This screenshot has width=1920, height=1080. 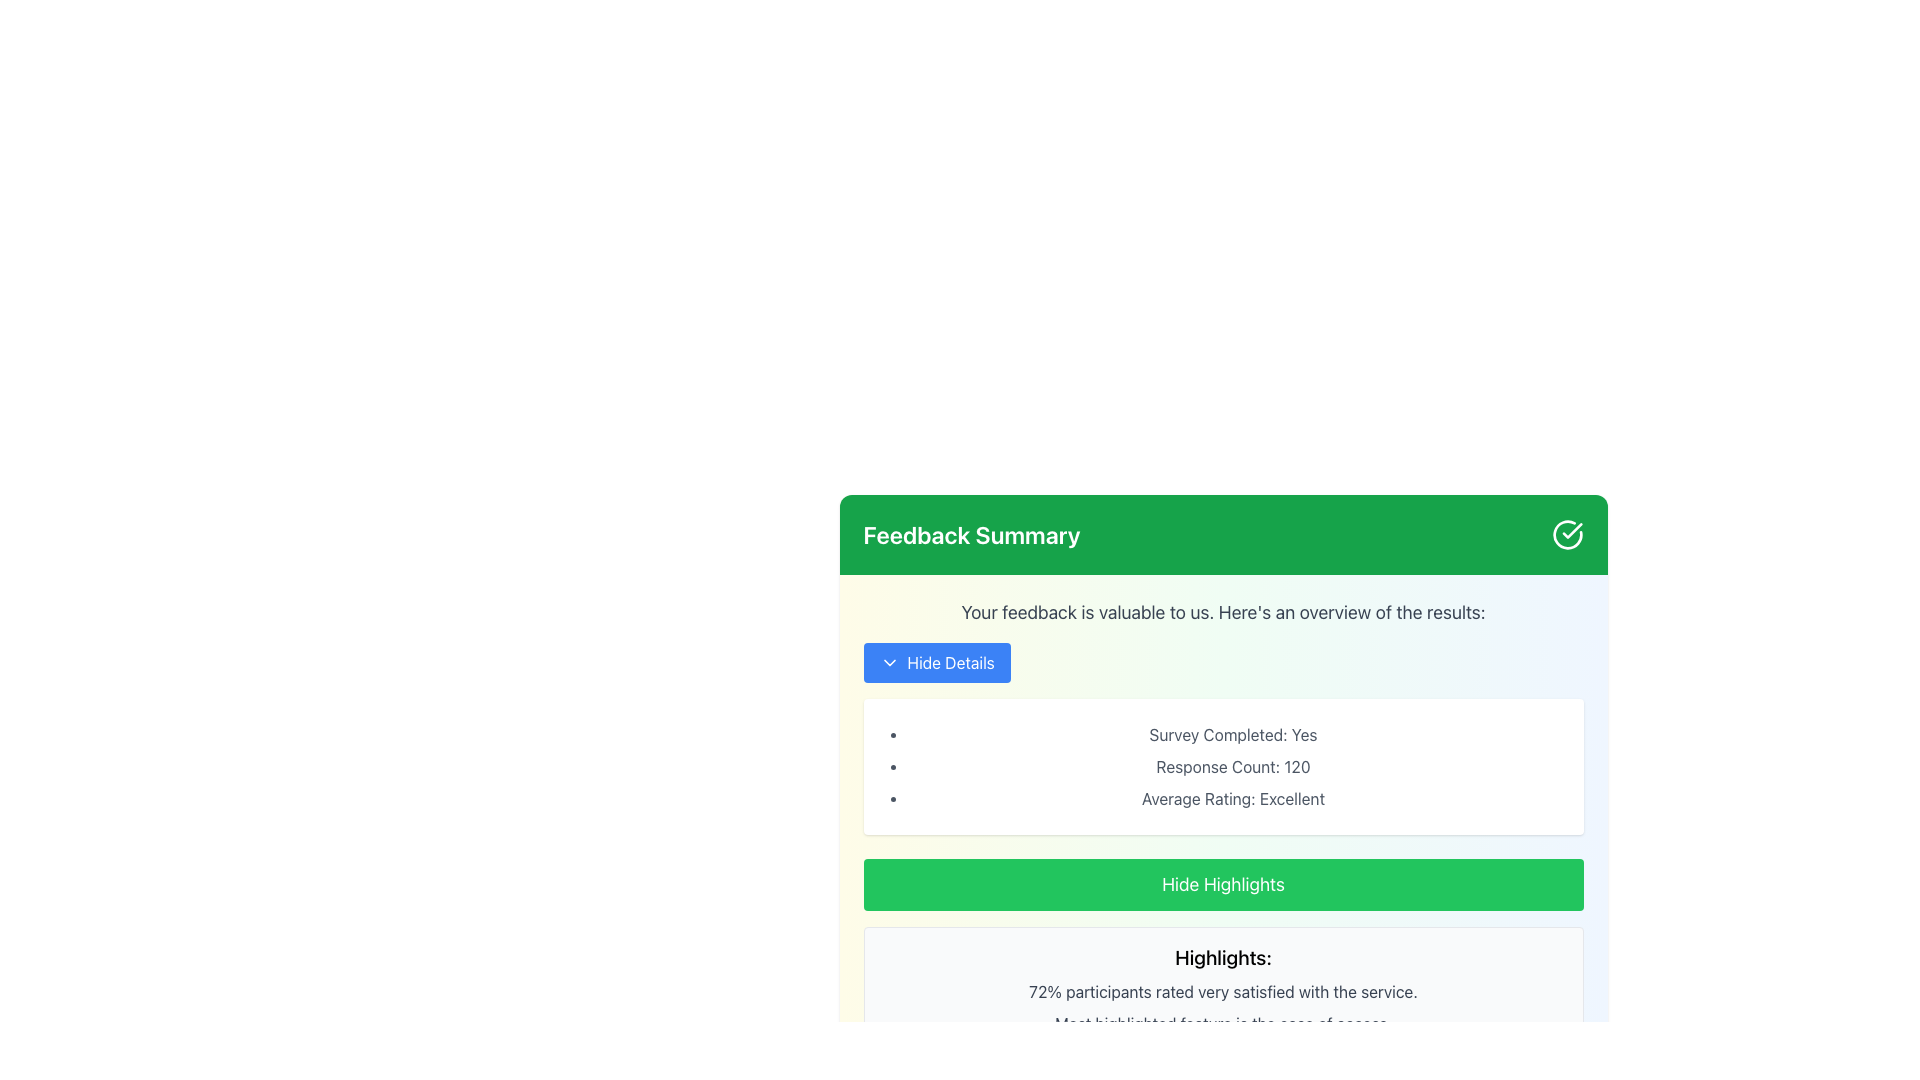 What do you see at coordinates (1222, 991) in the screenshot?
I see `the text element that displays user satisfaction statistics, located between 'Highlights:' and 'Most highlighted feature is the ease of access.'` at bounding box center [1222, 991].